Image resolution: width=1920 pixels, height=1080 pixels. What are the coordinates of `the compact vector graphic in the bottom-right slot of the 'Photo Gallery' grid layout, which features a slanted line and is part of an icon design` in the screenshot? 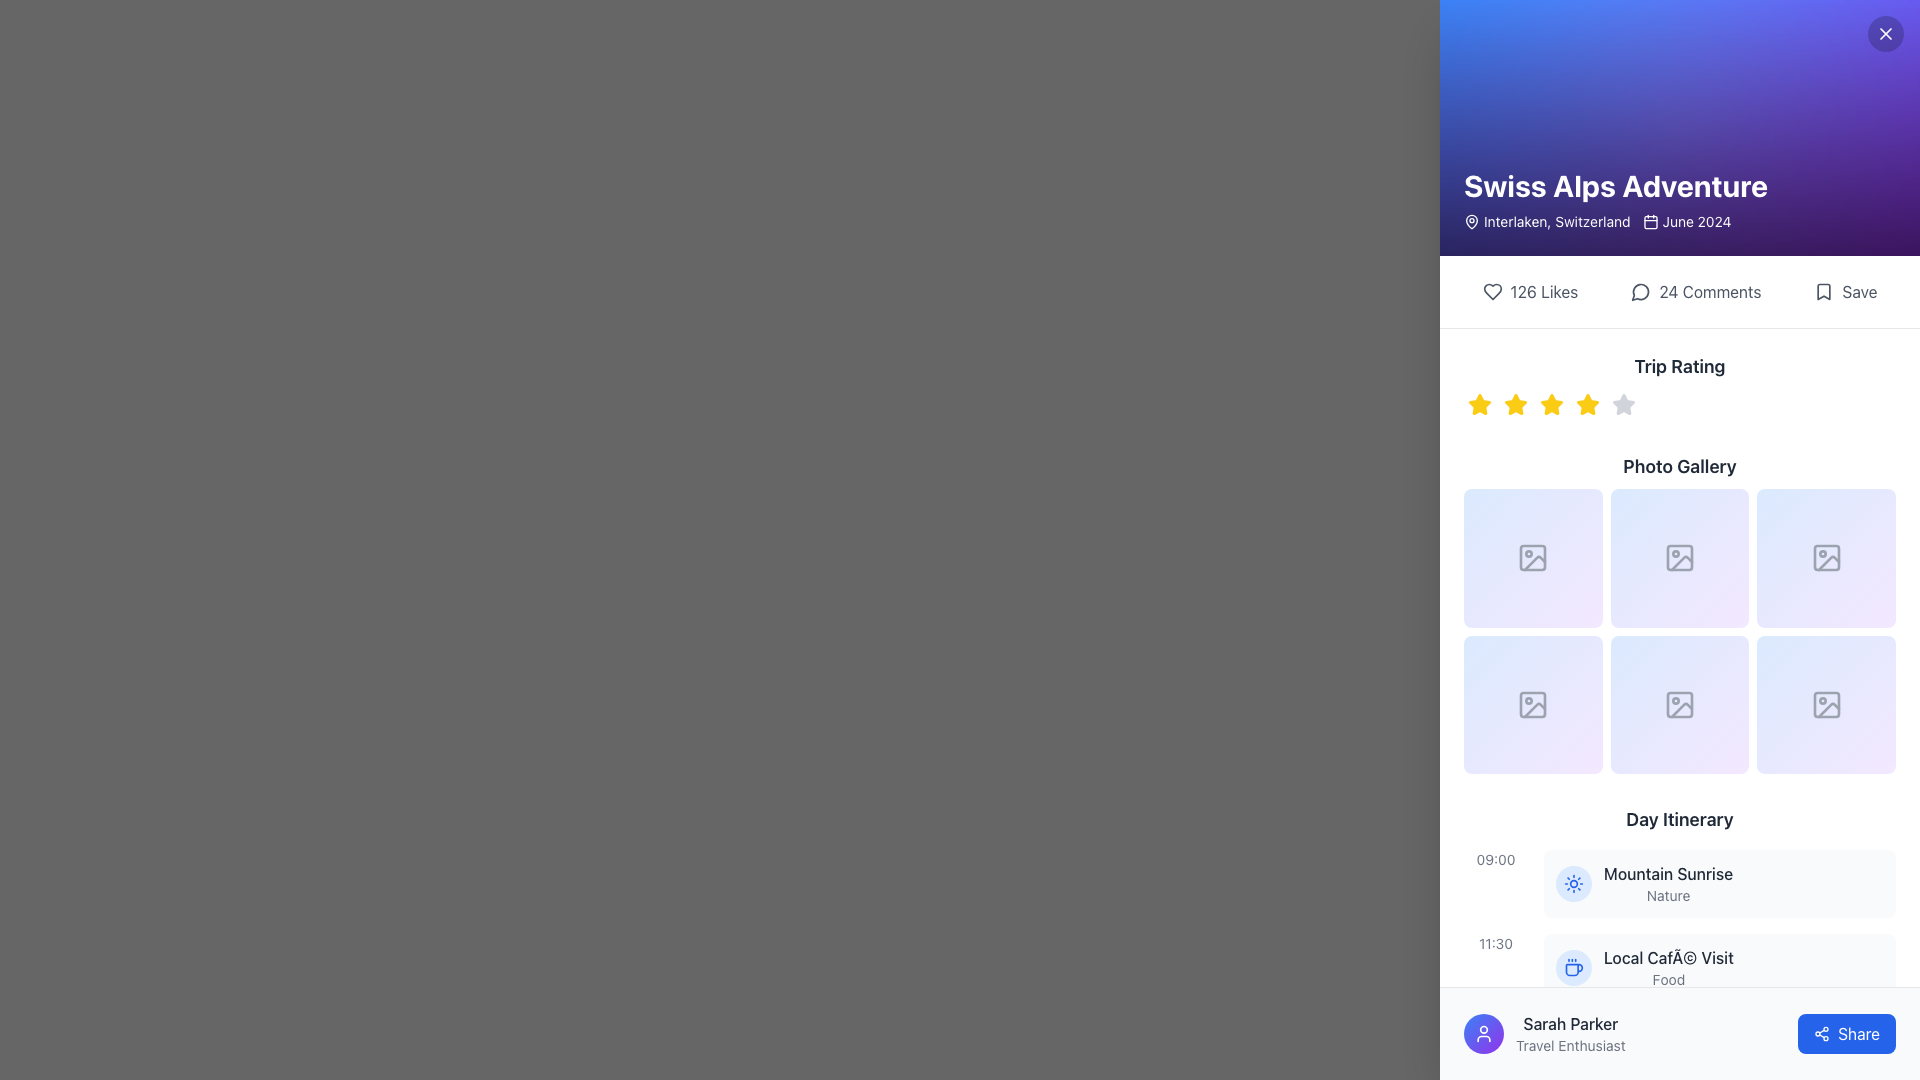 It's located at (1680, 709).